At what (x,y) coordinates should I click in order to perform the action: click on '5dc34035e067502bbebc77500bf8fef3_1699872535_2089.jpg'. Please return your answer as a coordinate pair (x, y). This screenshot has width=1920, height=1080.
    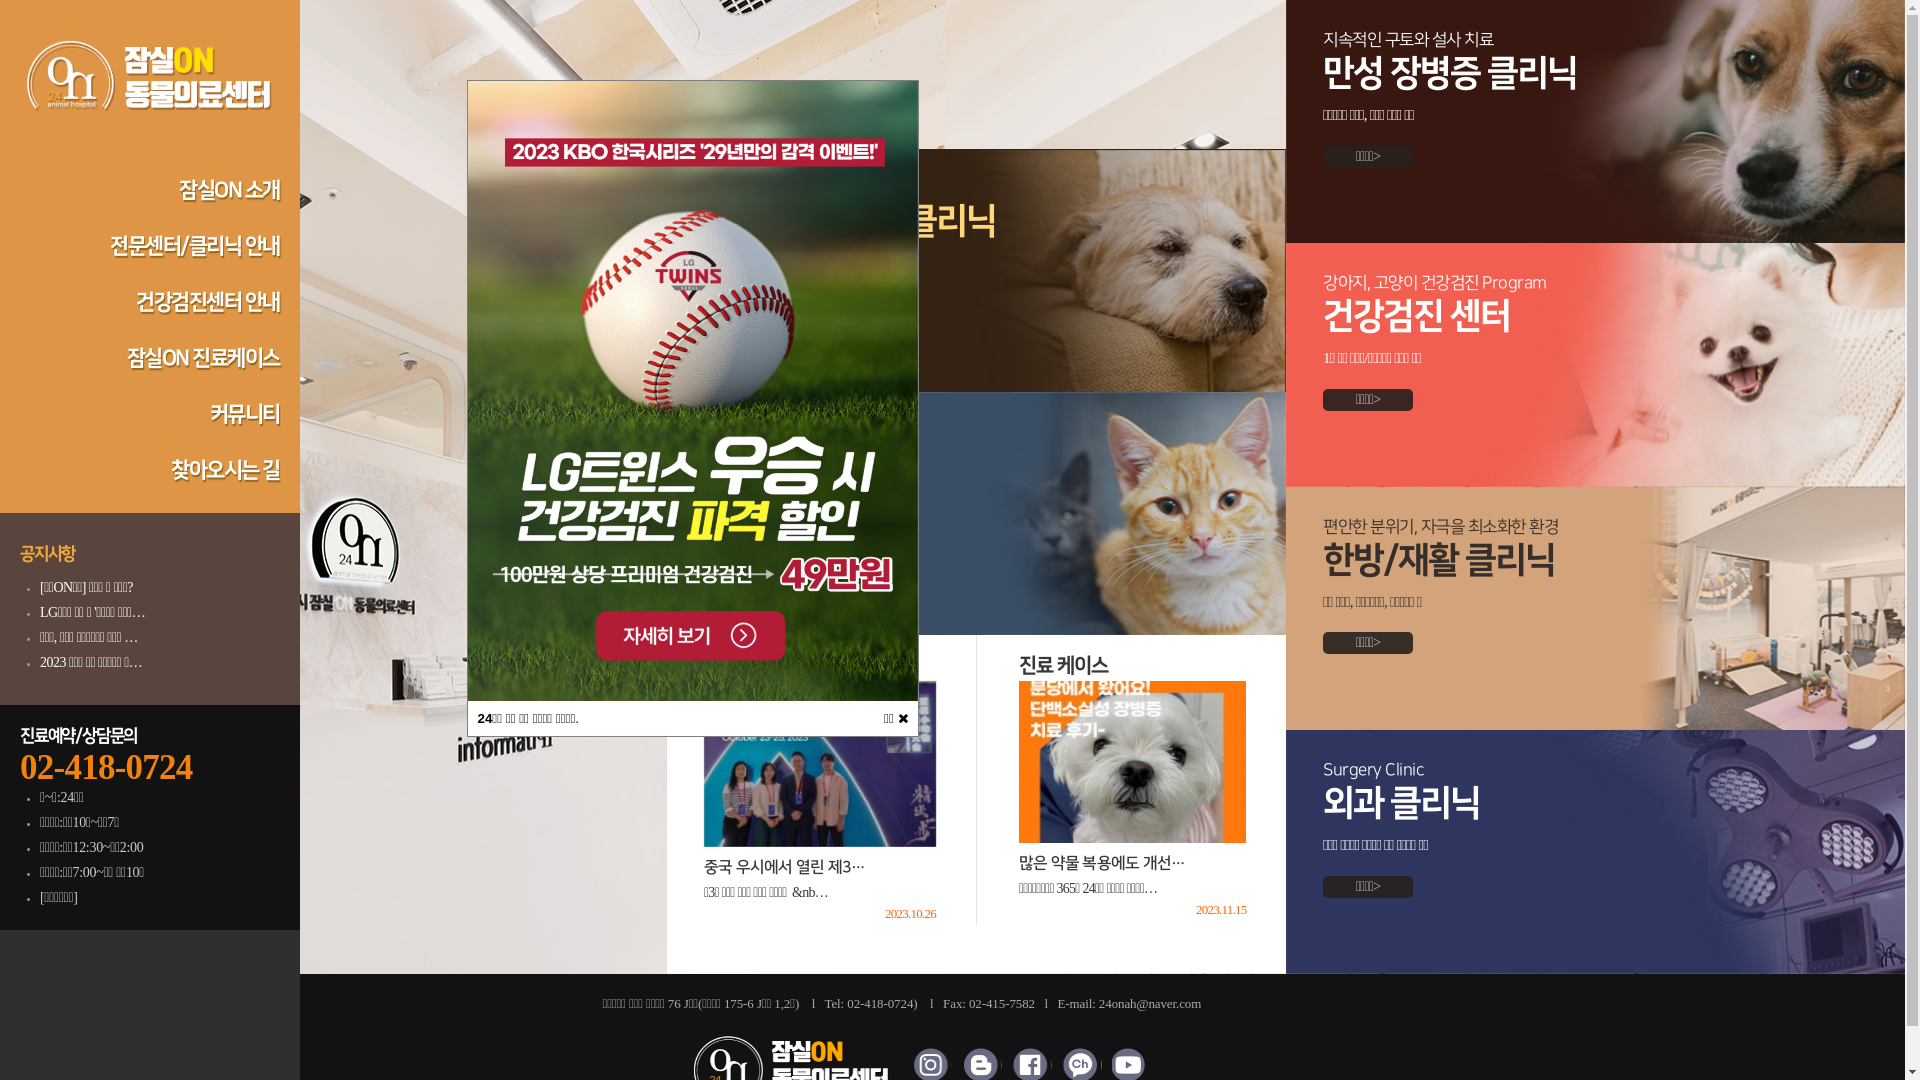
    Looking at the image, I should click on (692, 390).